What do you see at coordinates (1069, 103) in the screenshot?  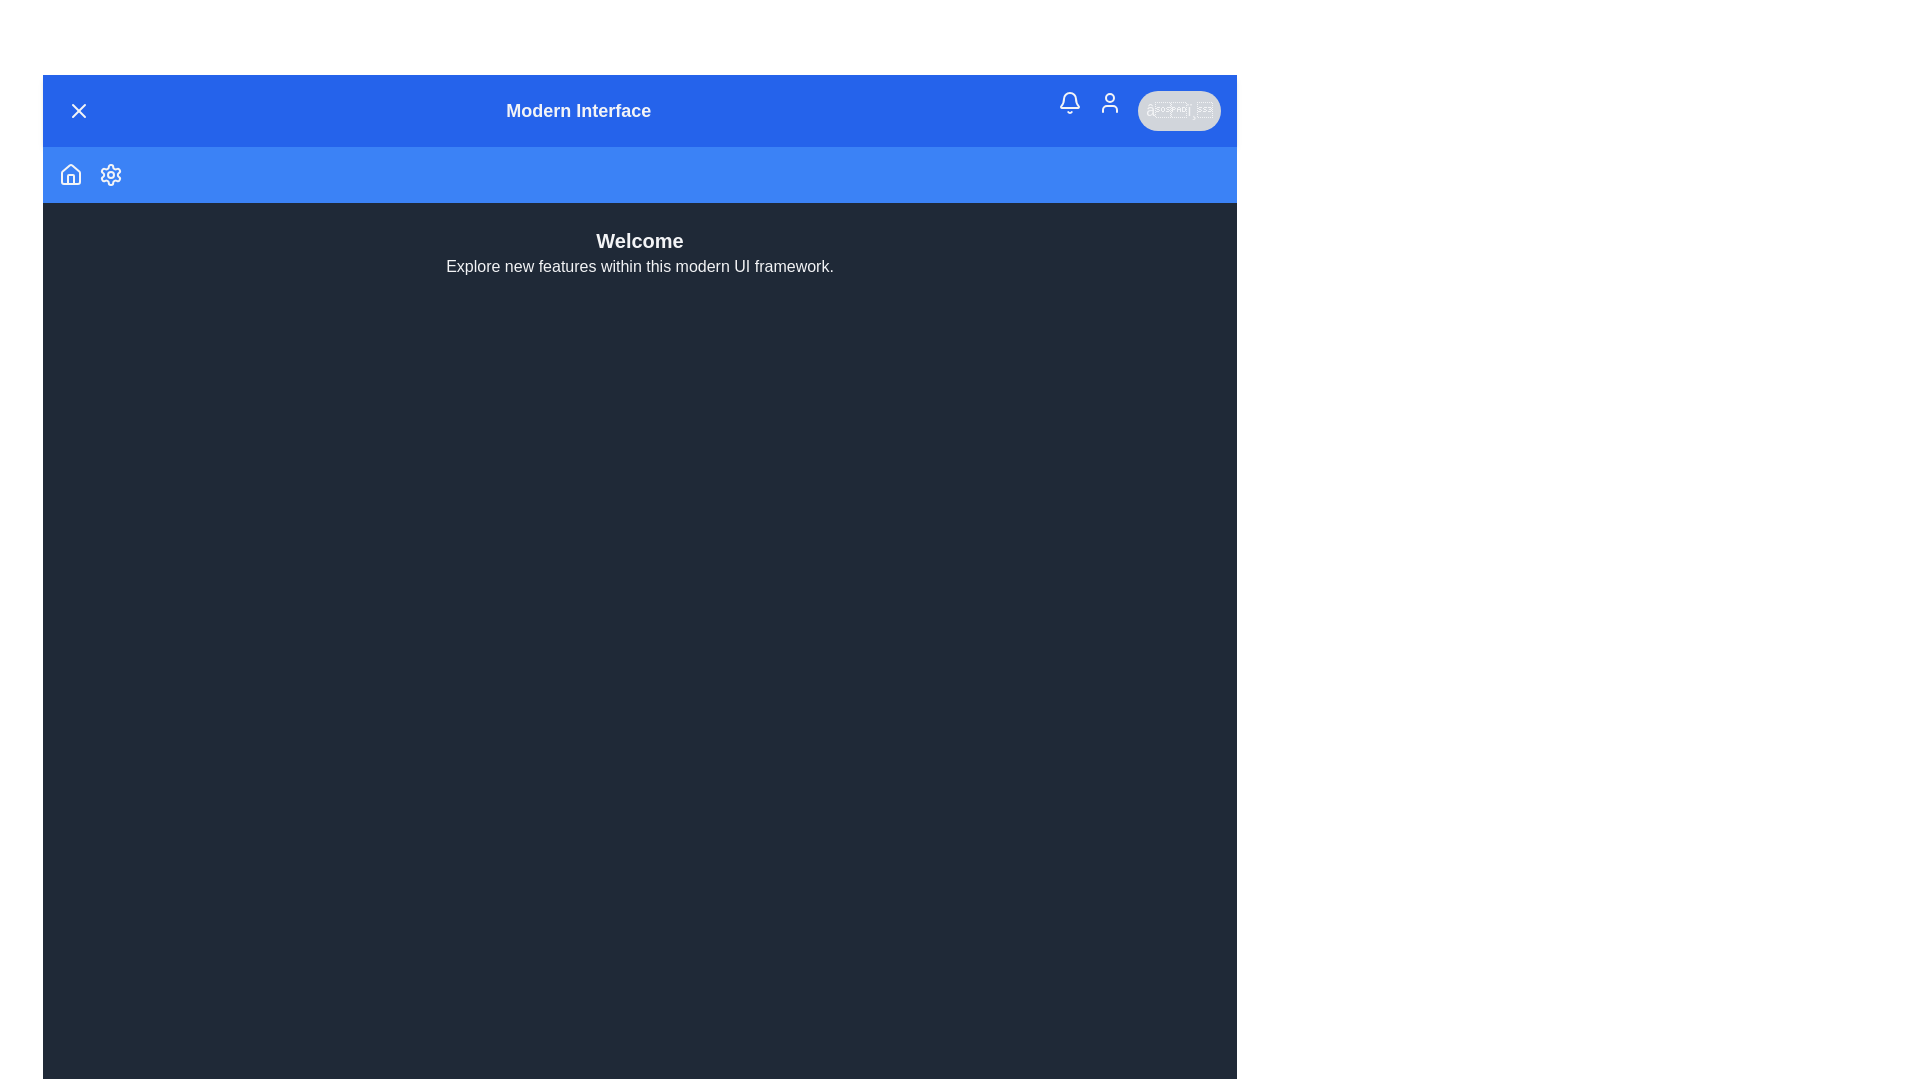 I see `the notification bell icon` at bounding box center [1069, 103].